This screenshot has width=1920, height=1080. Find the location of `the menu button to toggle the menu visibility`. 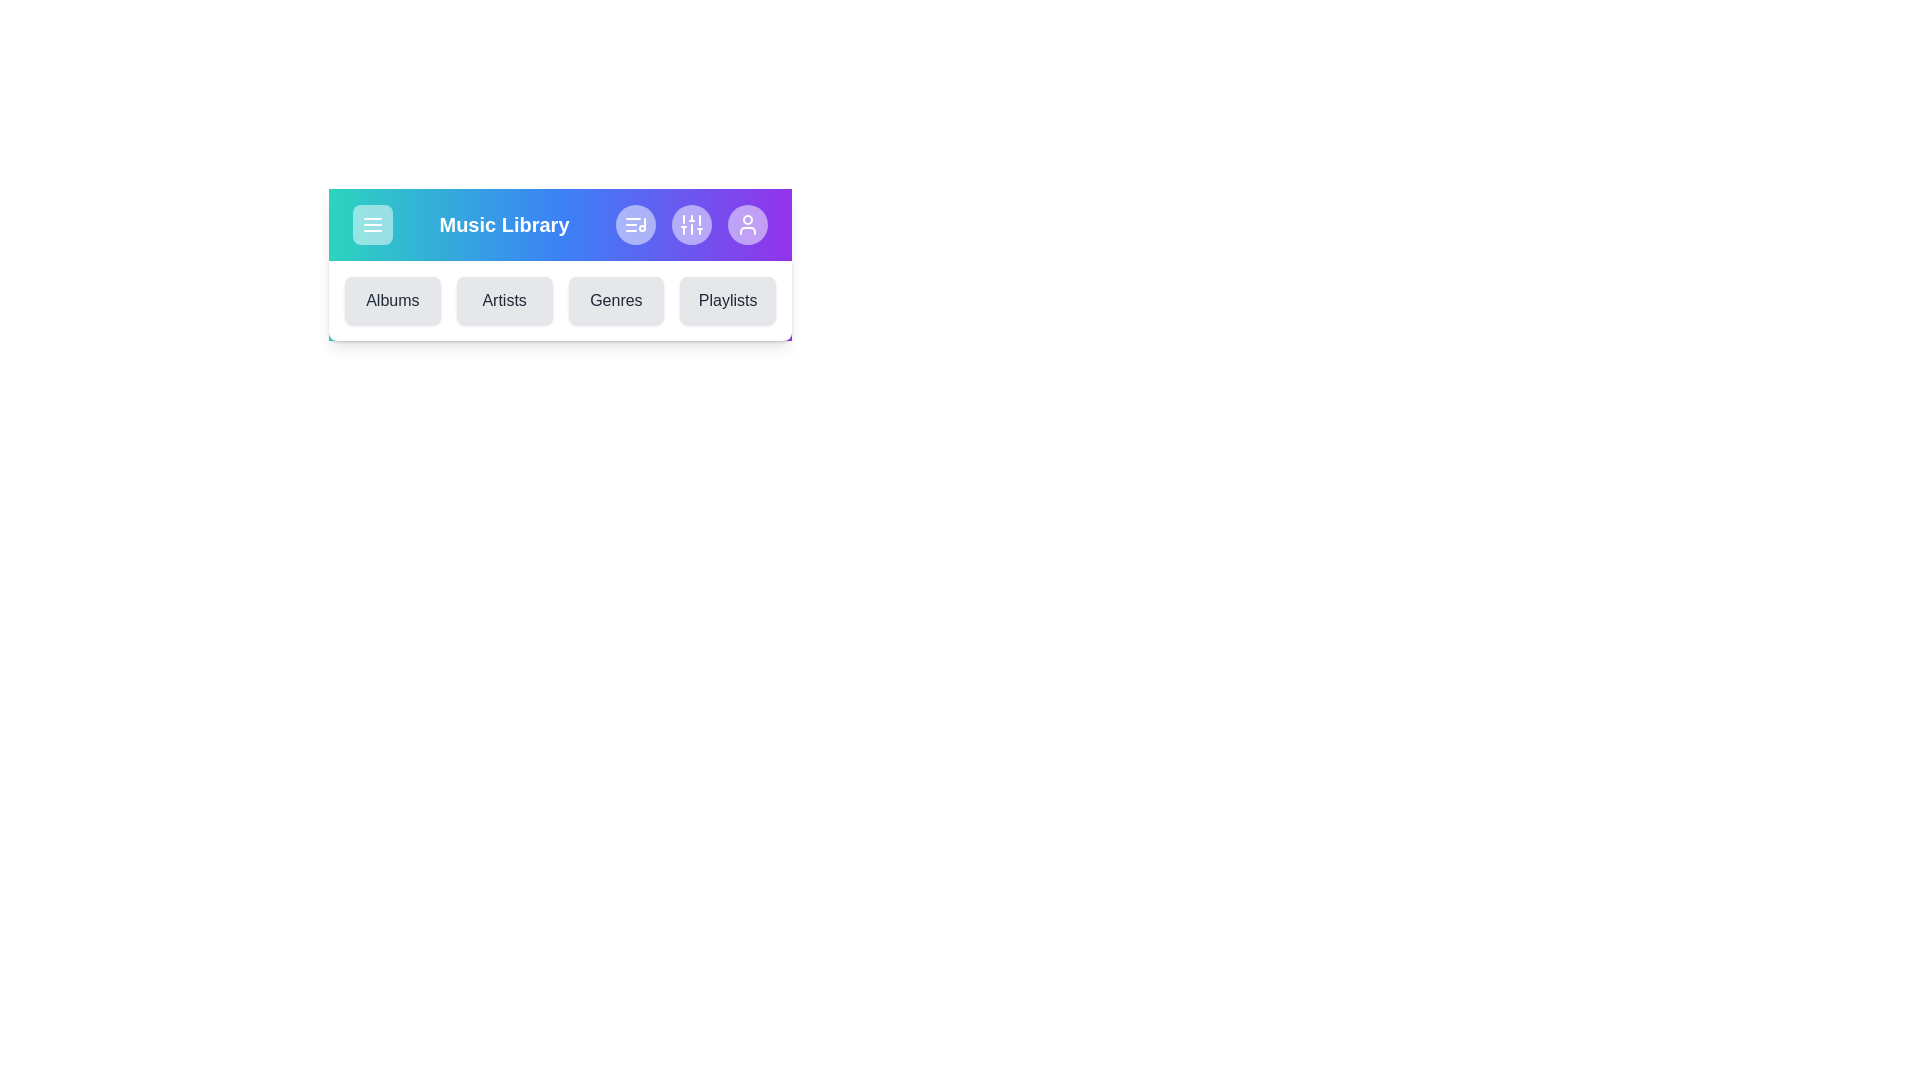

the menu button to toggle the menu visibility is located at coordinates (373, 224).